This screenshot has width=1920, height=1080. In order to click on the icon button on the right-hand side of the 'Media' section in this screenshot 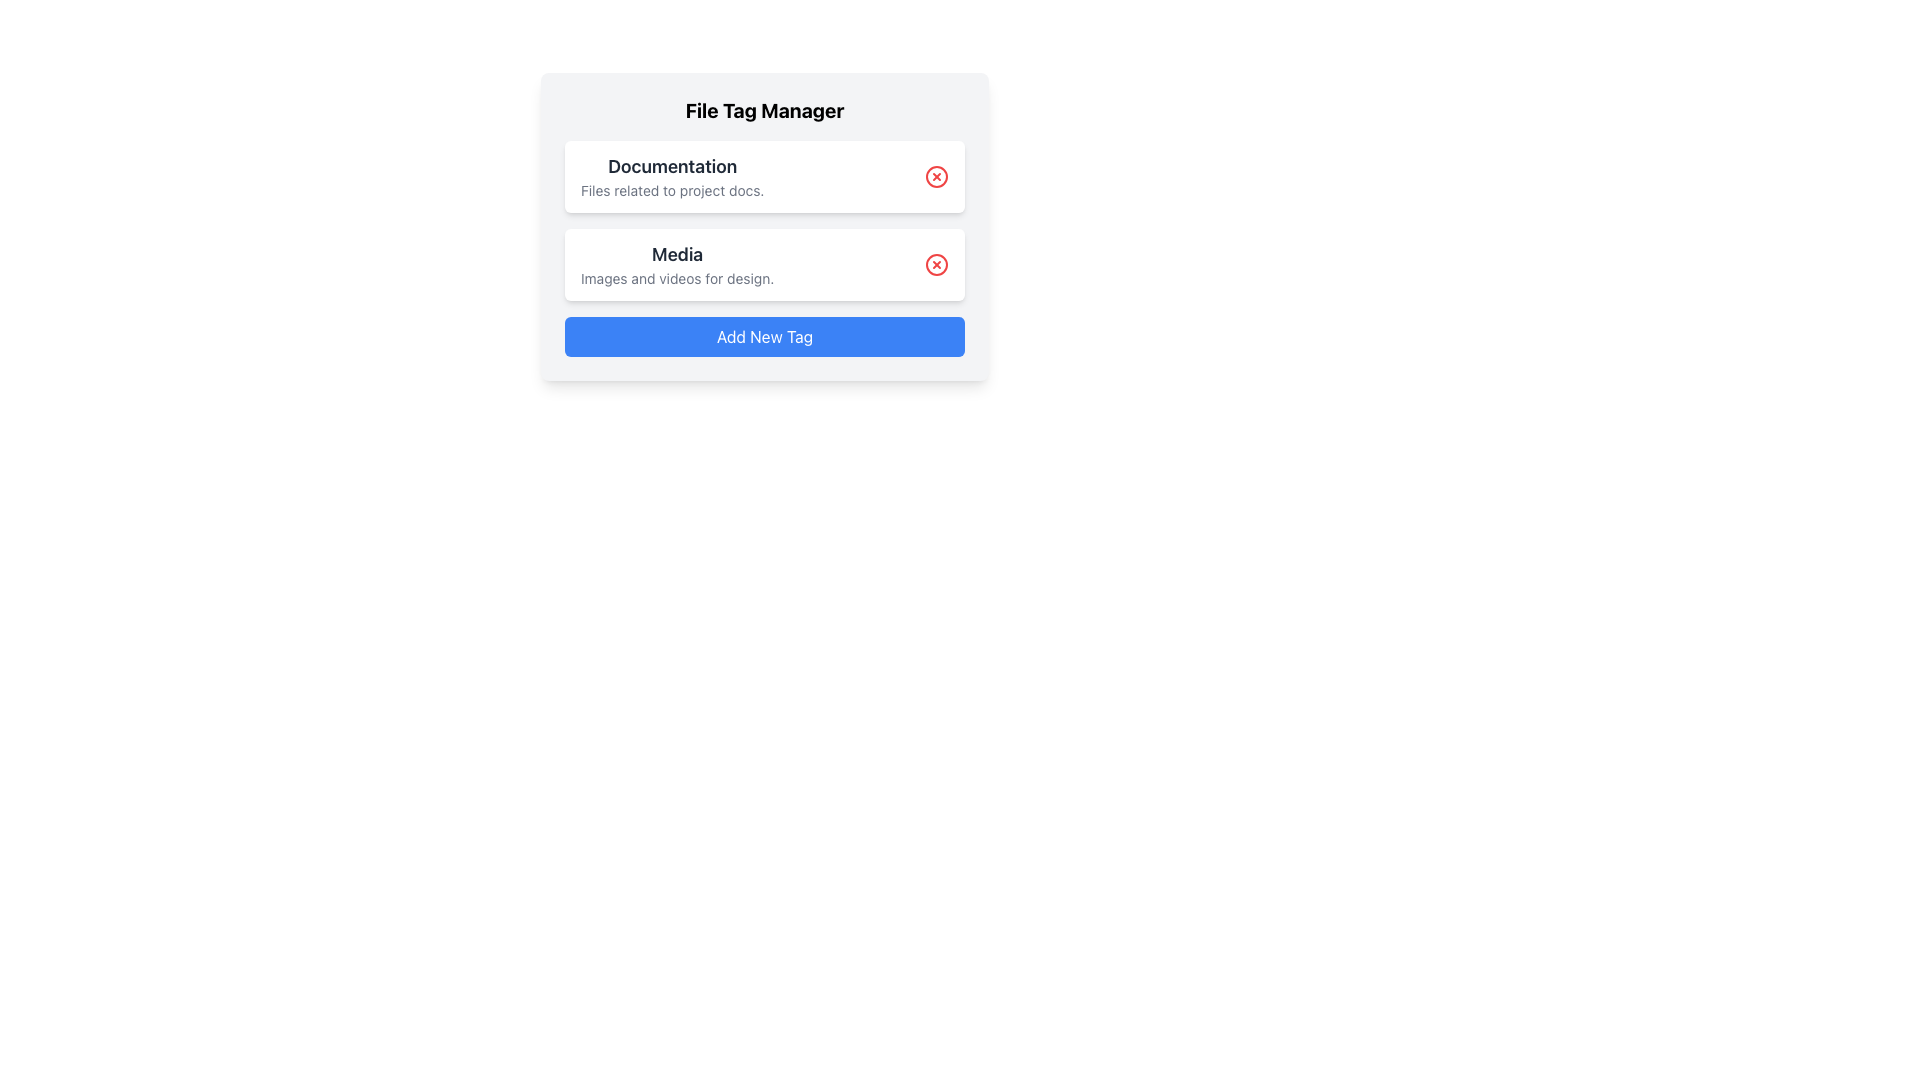, I will do `click(935, 264)`.